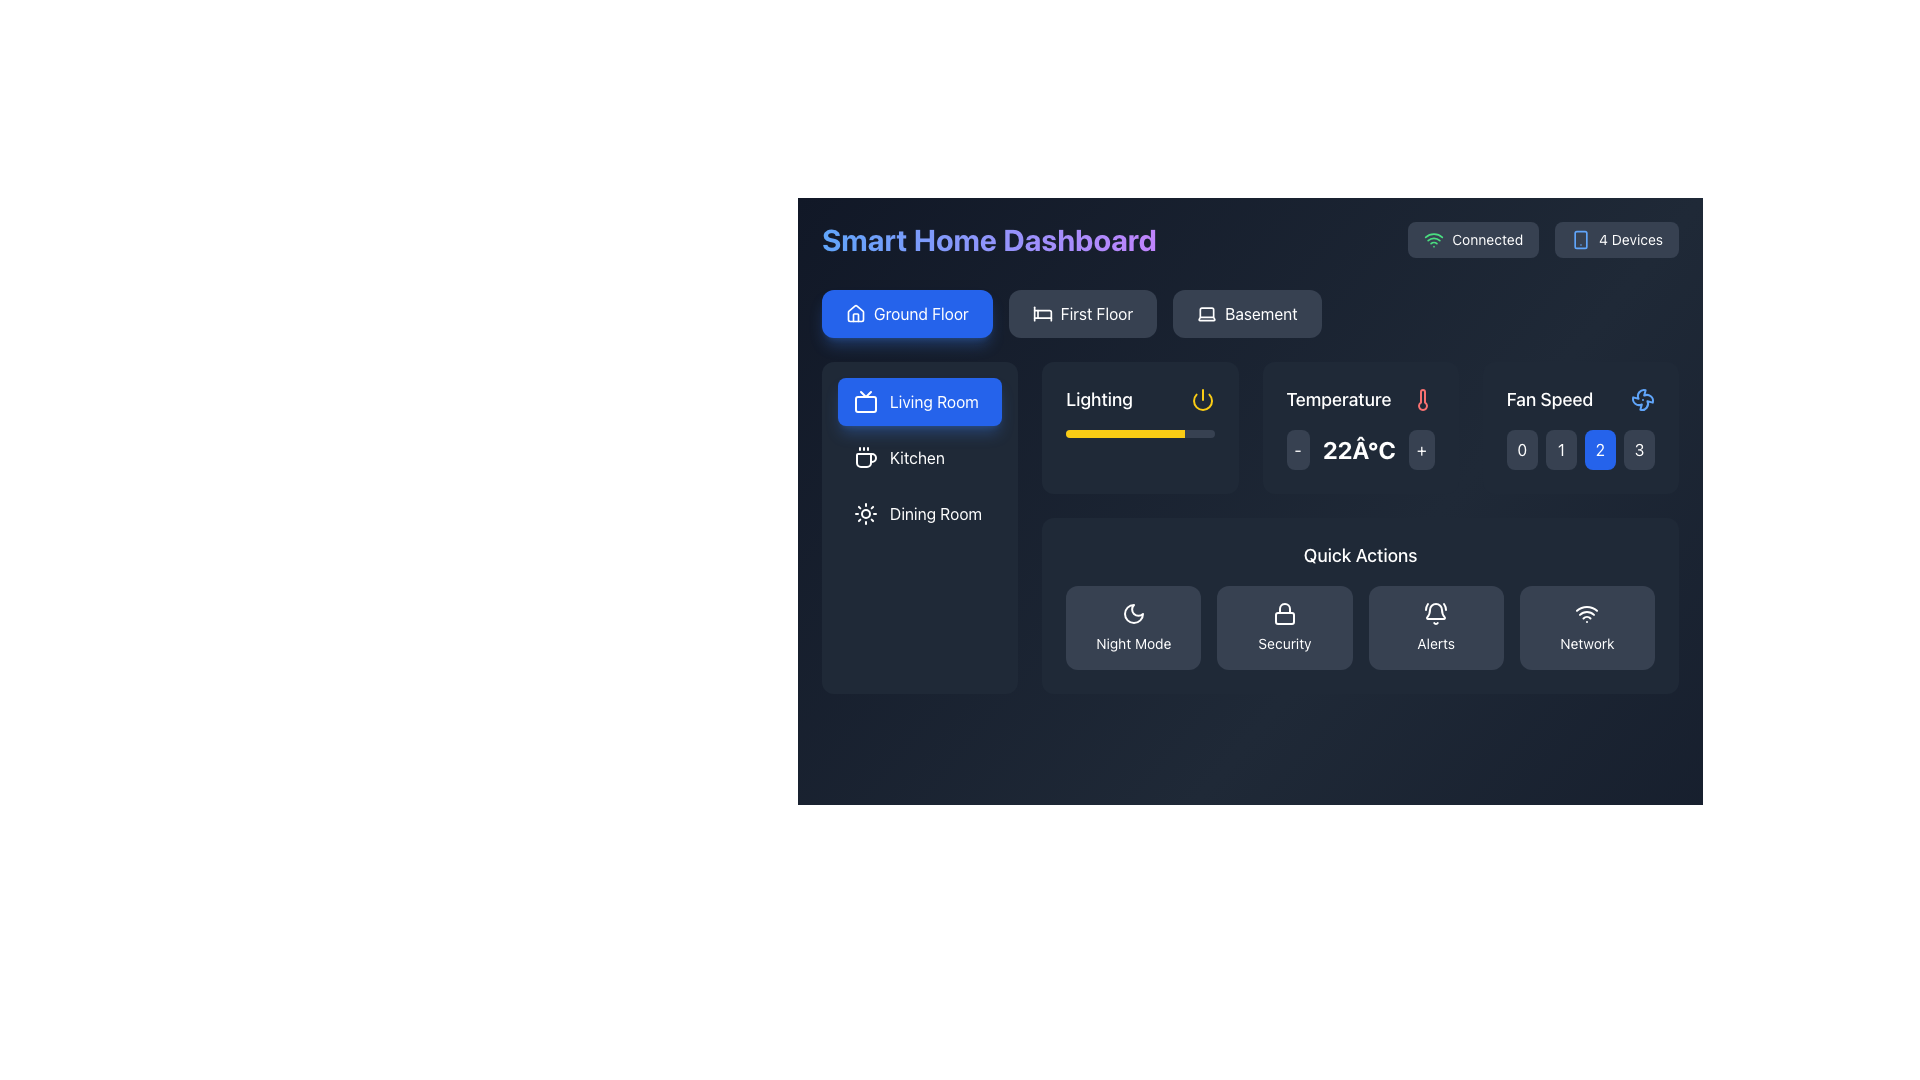 This screenshot has height=1080, width=1920. I want to click on the navigation button located in the dark sidebar panel, so click(919, 458).